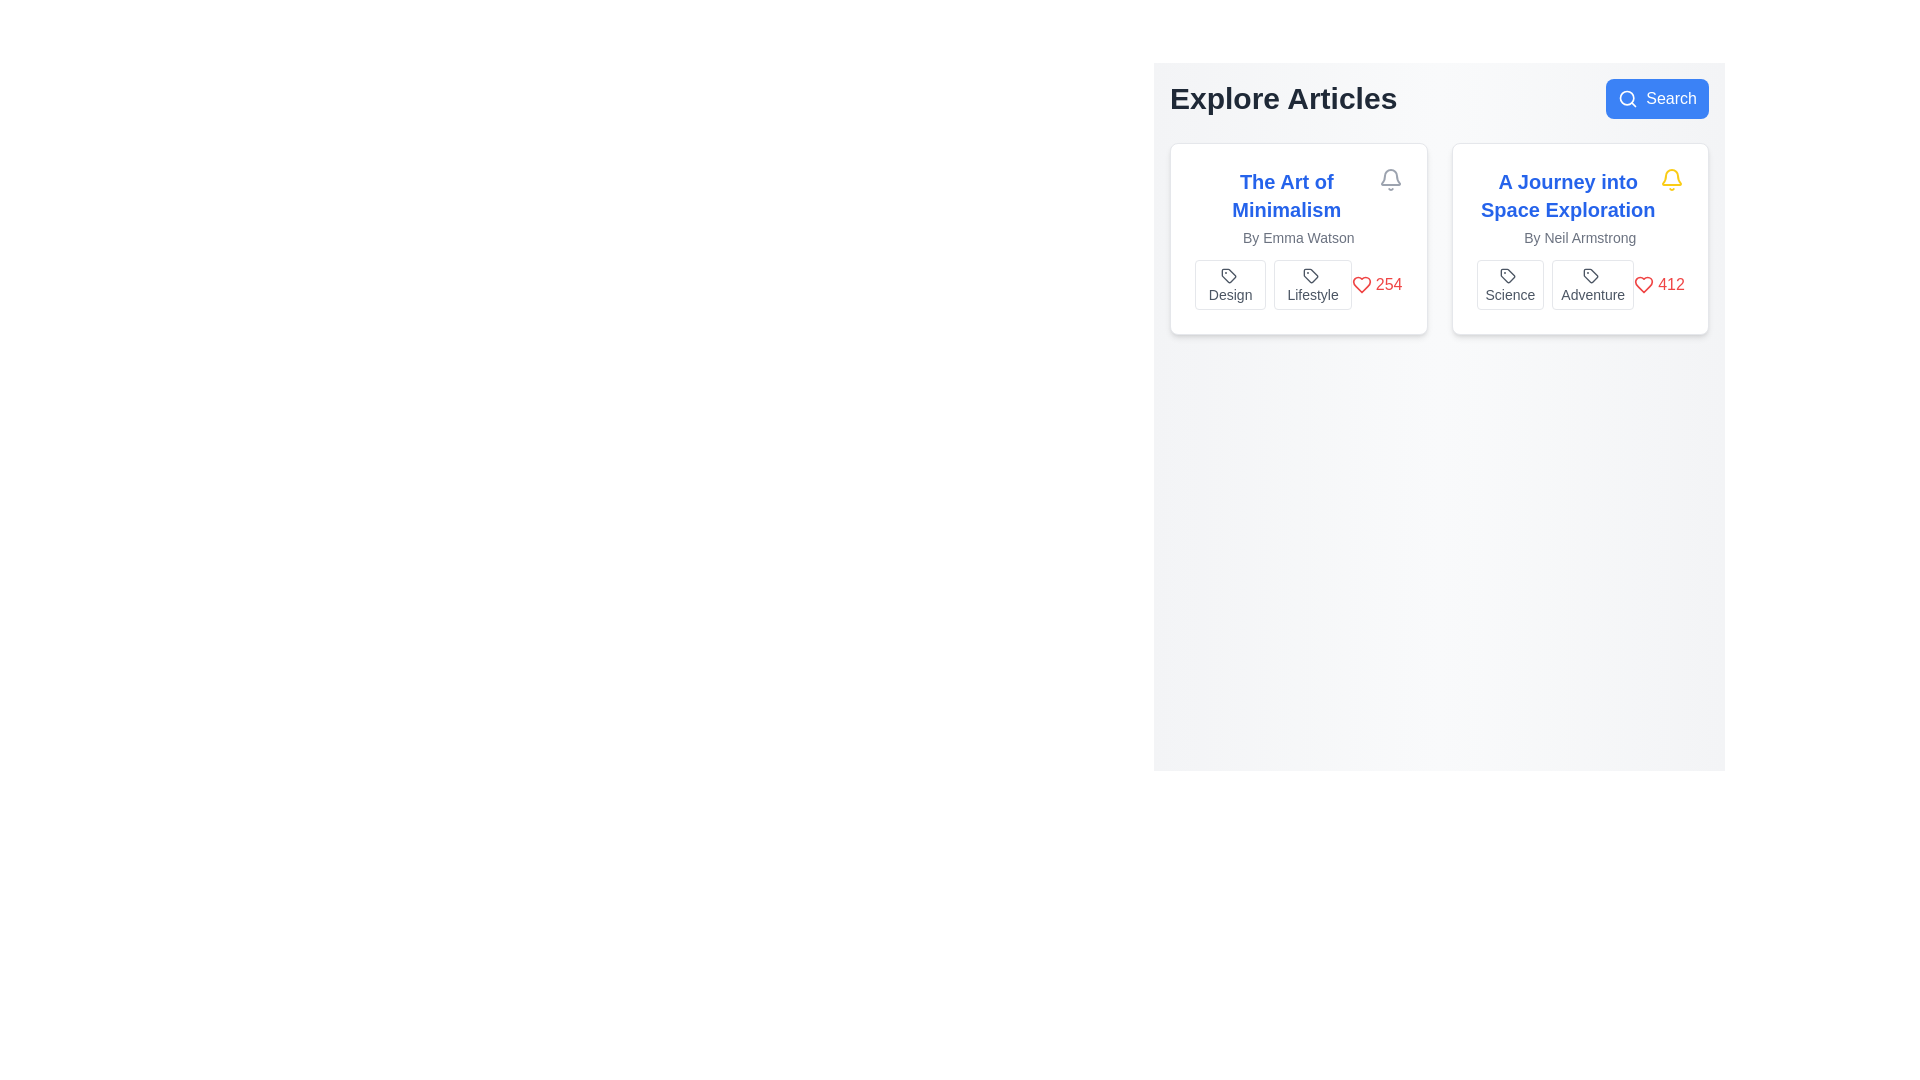 This screenshot has width=1920, height=1080. What do you see at coordinates (1298, 196) in the screenshot?
I see `the text element displaying 'The Art of Minimalism' in bold blue font, located in the top section of the first card` at bounding box center [1298, 196].